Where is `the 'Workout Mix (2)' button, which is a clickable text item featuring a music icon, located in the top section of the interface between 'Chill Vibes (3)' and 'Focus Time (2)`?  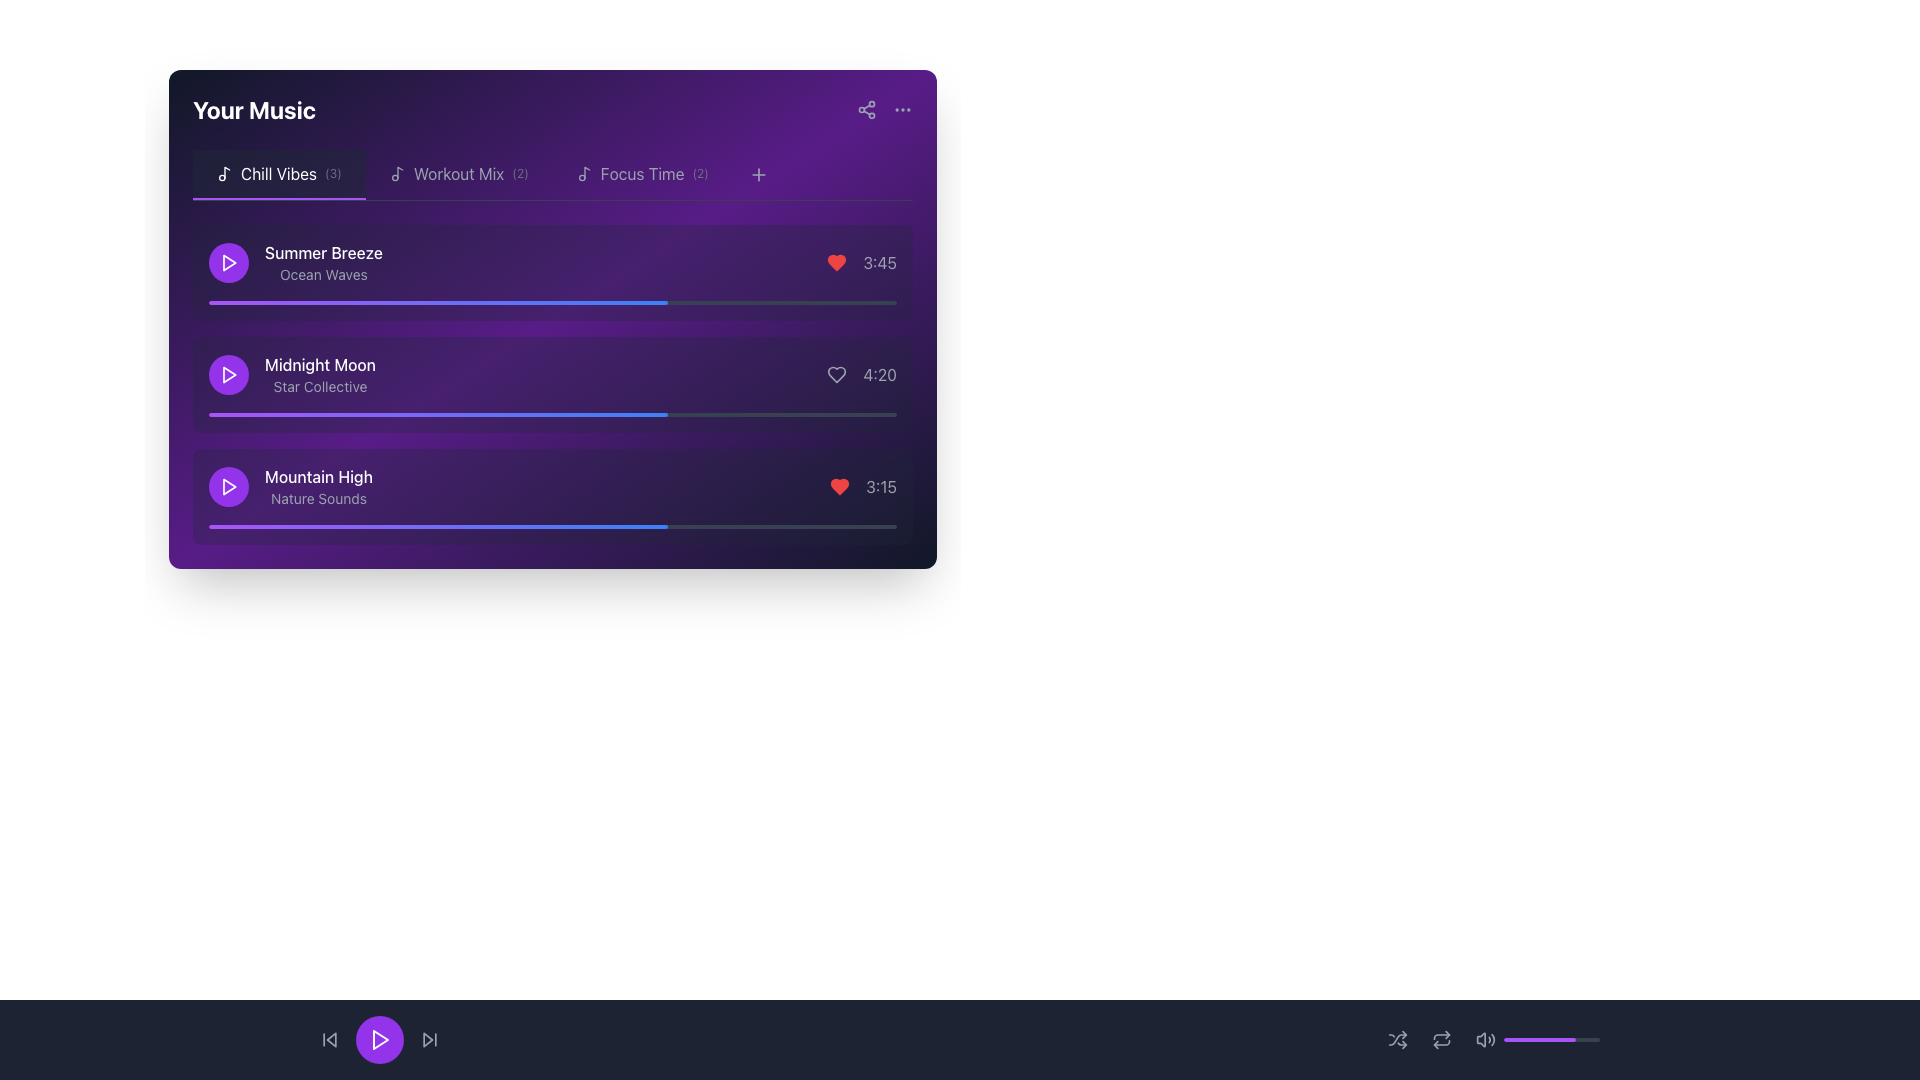
the 'Workout Mix (2)' button, which is a clickable text item featuring a music icon, located in the top section of the interface between 'Chill Vibes (3)' and 'Focus Time (2) is located at coordinates (458, 173).